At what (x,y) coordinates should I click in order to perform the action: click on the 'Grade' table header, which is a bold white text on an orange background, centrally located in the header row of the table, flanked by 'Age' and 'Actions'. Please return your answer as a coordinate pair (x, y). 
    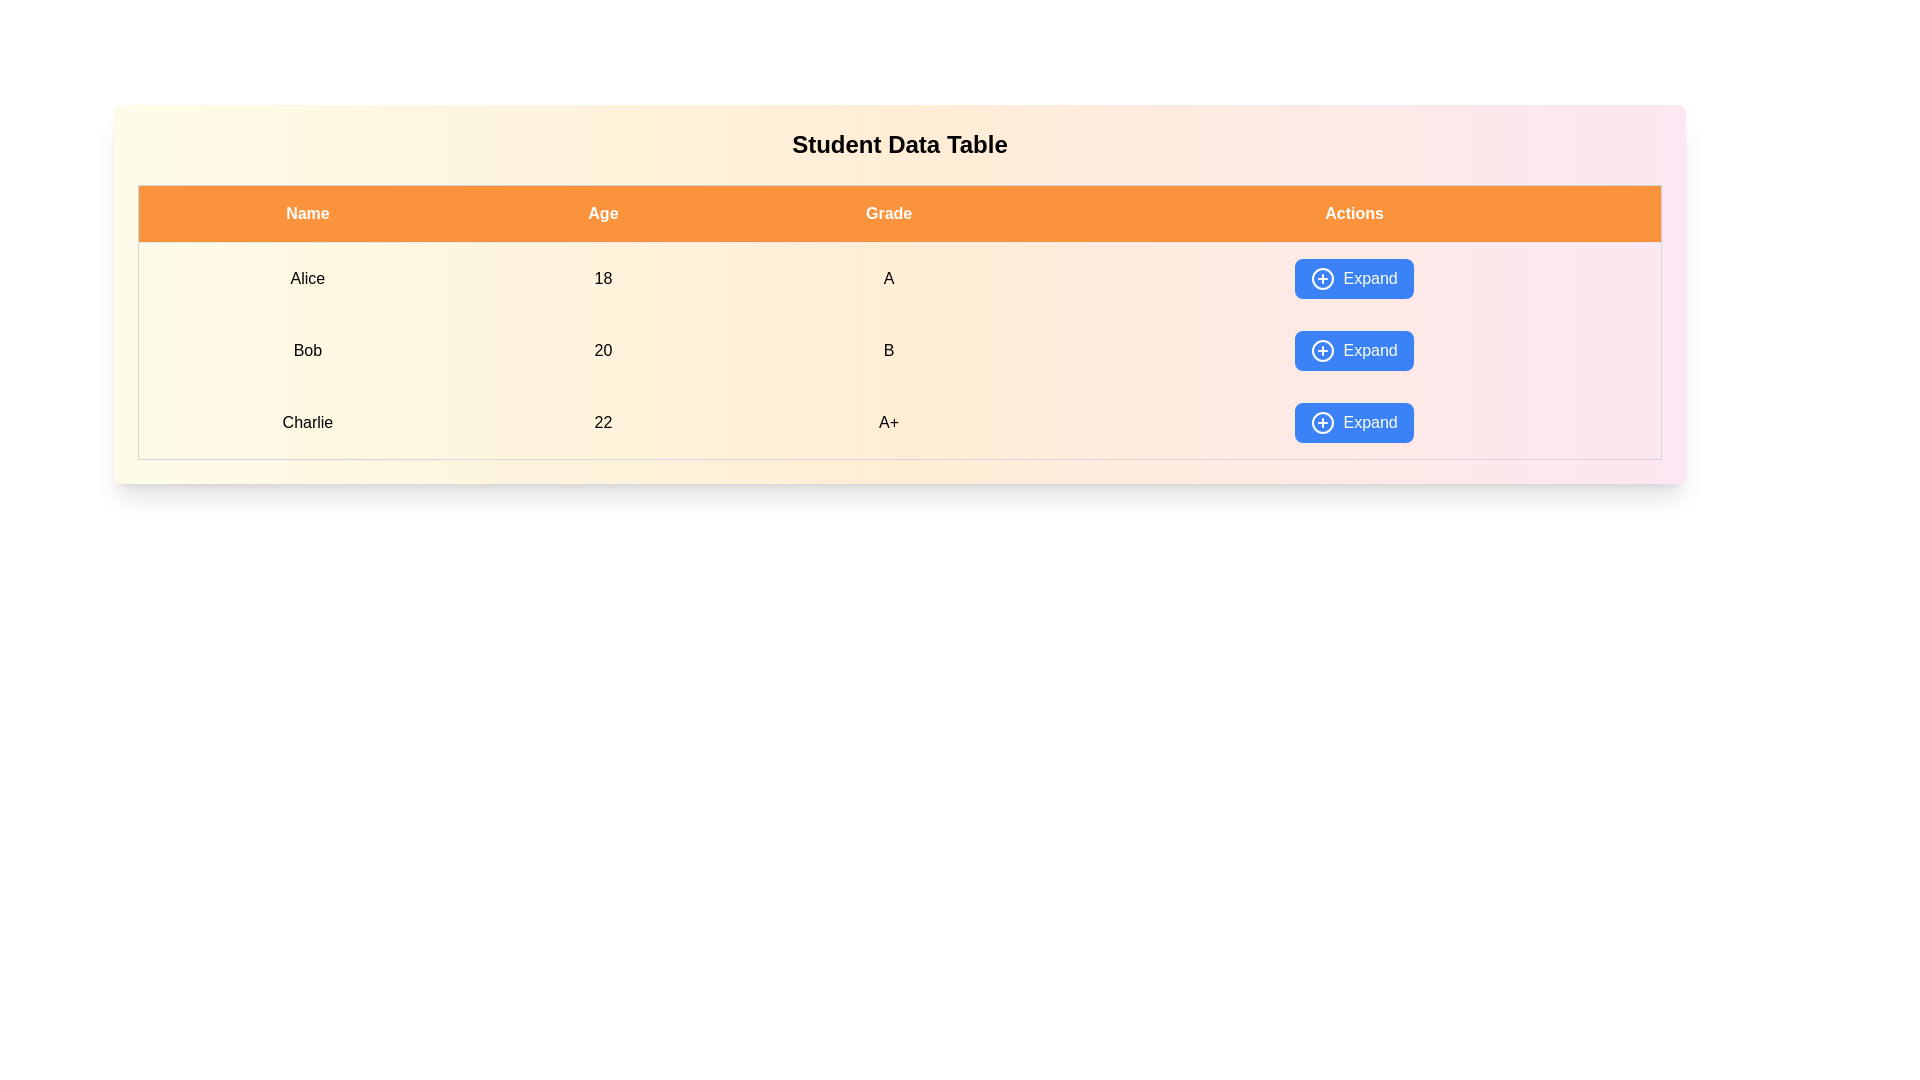
    Looking at the image, I should click on (888, 213).